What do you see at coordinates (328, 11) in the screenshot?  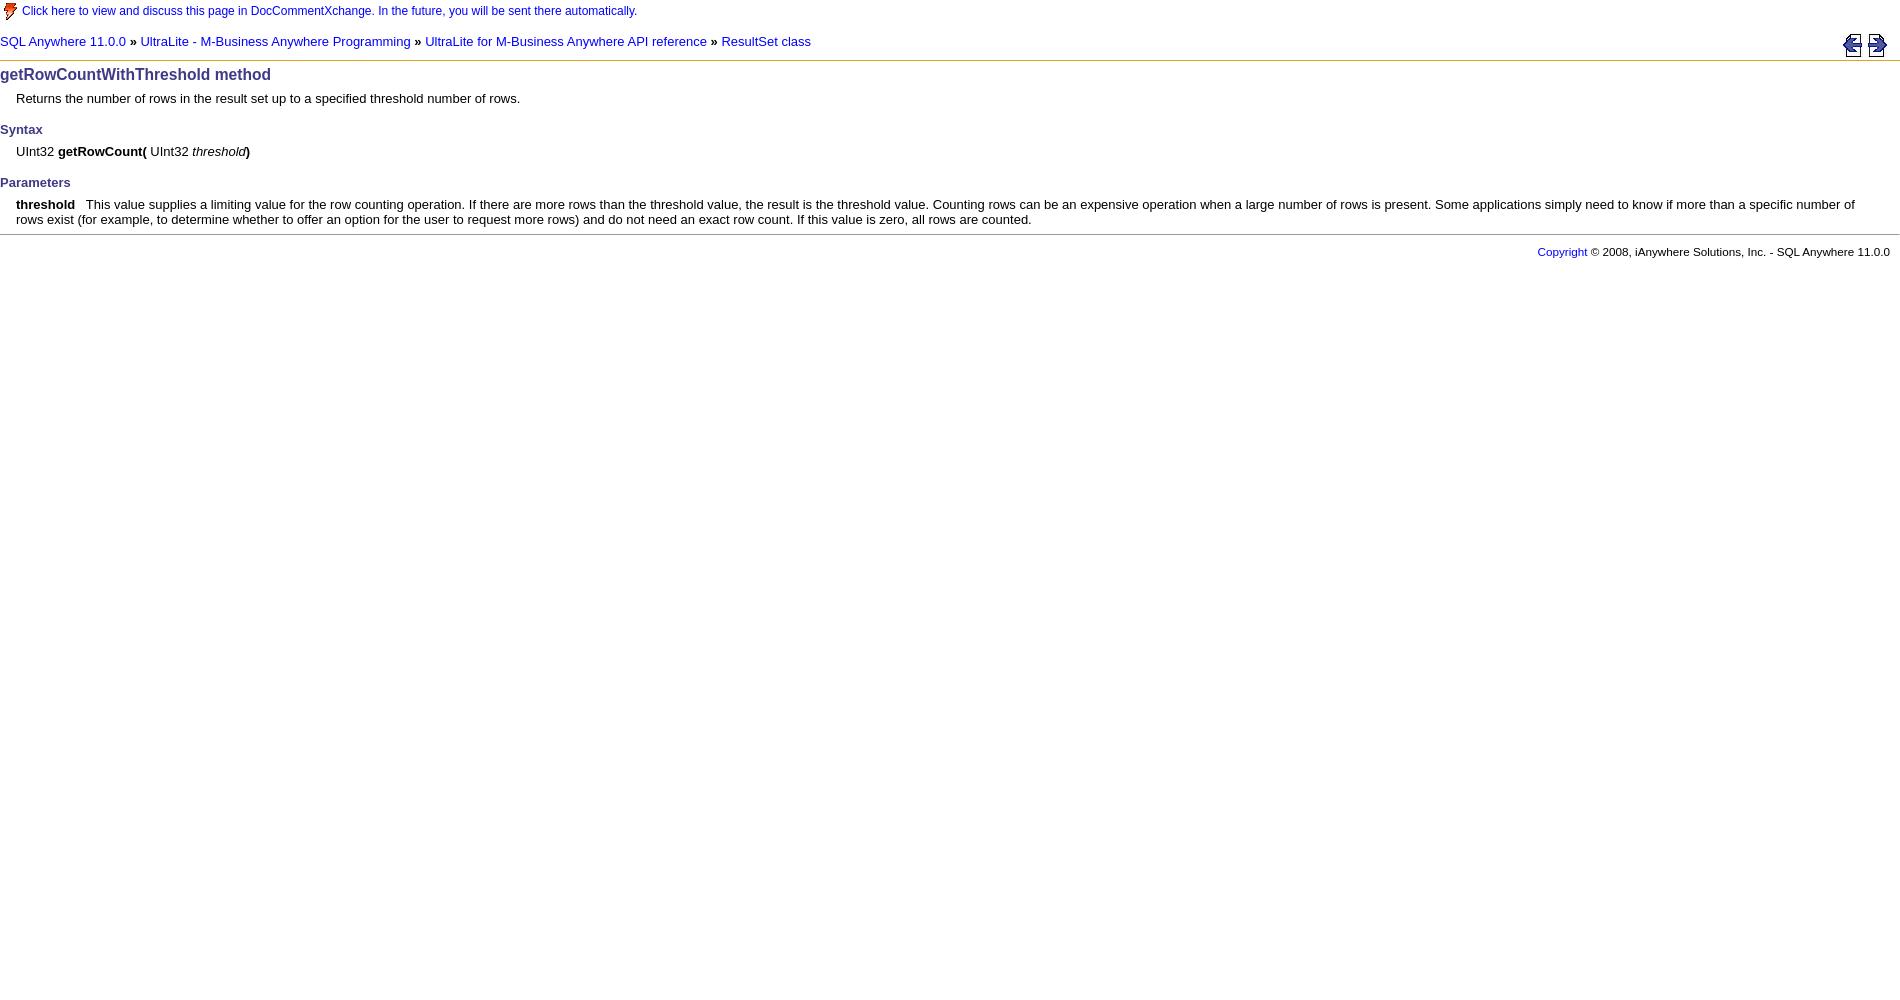 I see `'Click here to view and discuss this page in DocCommentXchange. In the future, you will be sent there automatically.'` at bounding box center [328, 11].